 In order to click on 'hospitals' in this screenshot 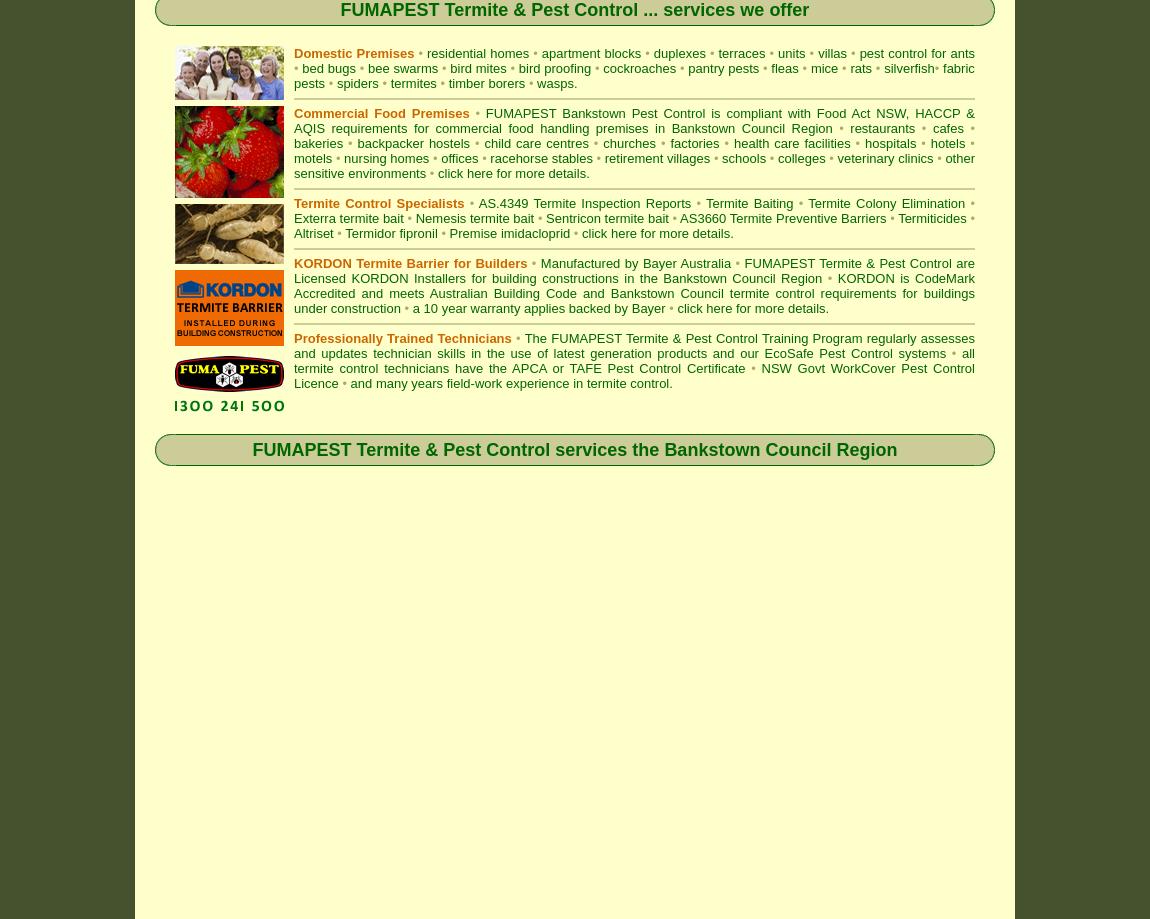, I will do `click(890, 142)`.